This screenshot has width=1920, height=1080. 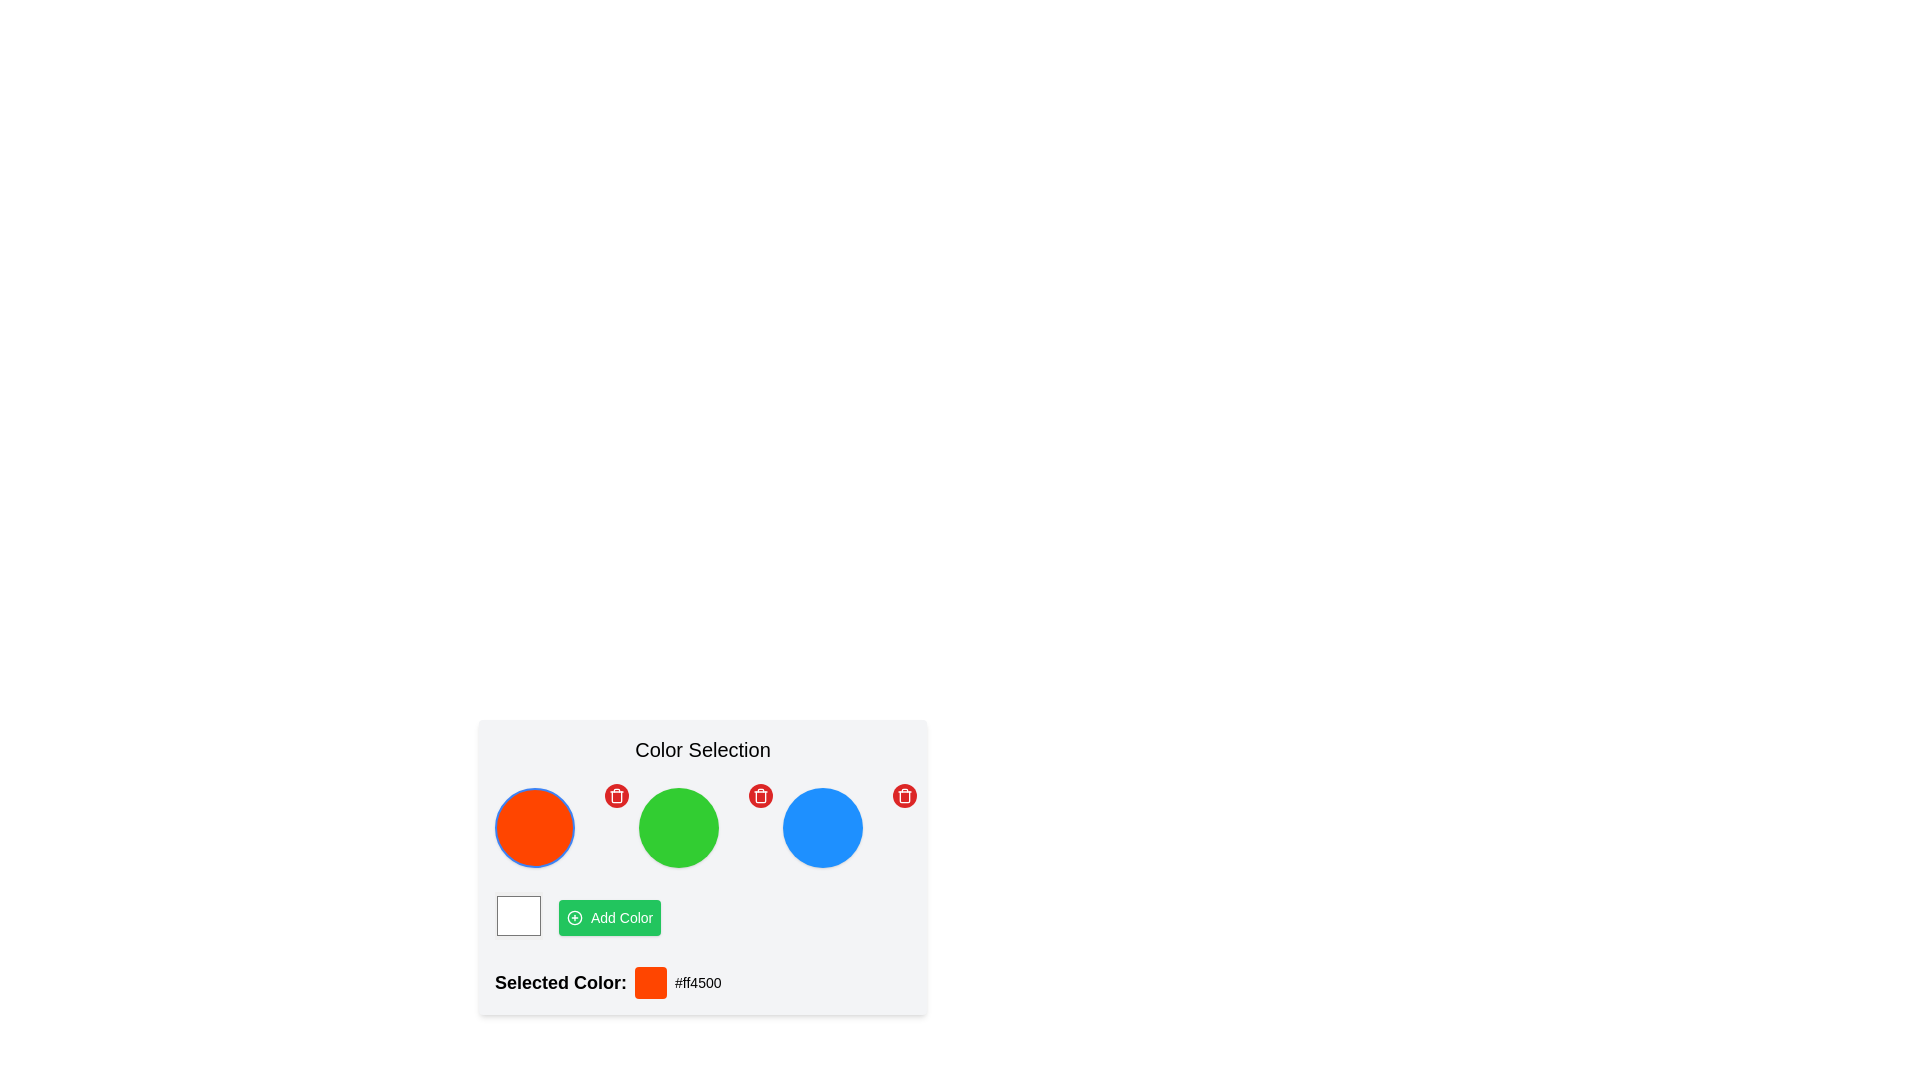 I want to click on the second circular color option representing green in the middle section of the interface, so click(x=702, y=866).